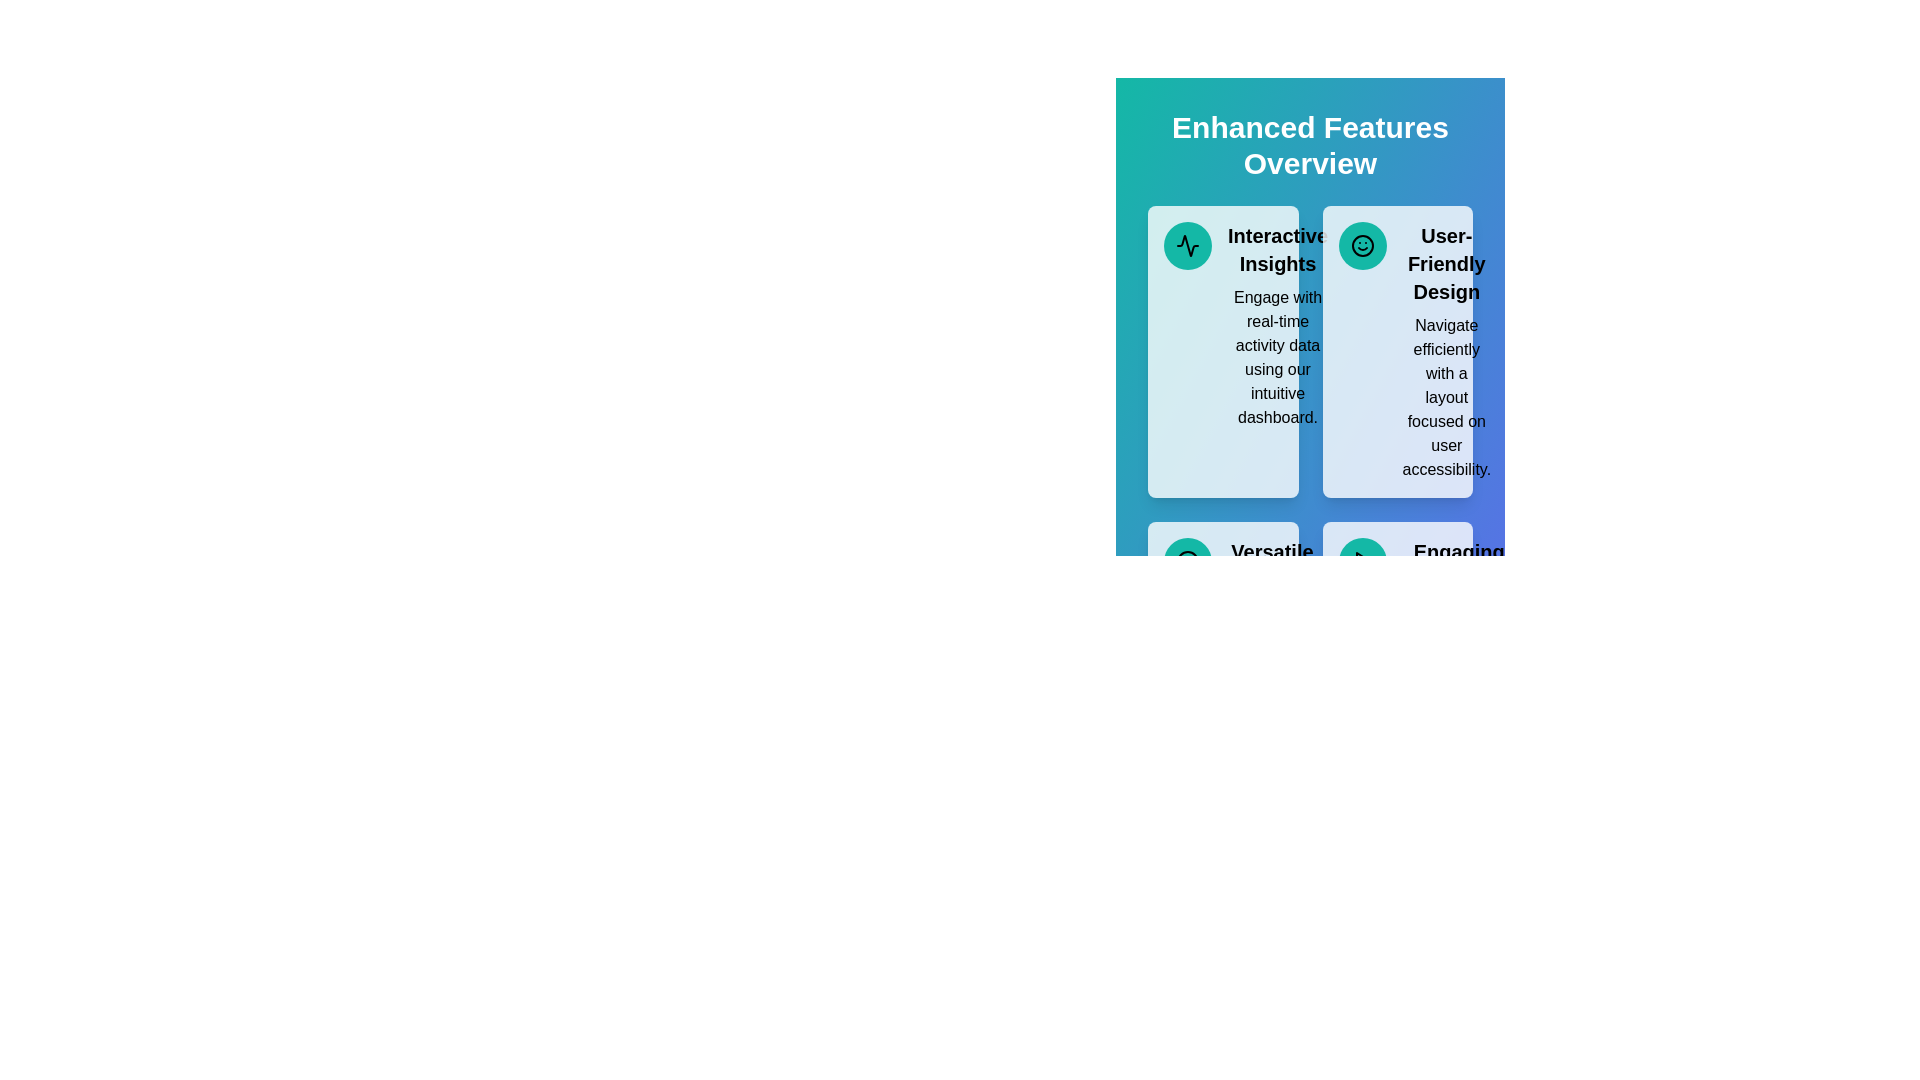 The height and width of the screenshot is (1080, 1920). What do you see at coordinates (1361, 245) in the screenshot?
I see `the SVG Smile Icon, which is a circular icon with a smiling face design, located within the teal circular button in the rightmost card under the 'Enhanced Features Overview' section` at bounding box center [1361, 245].